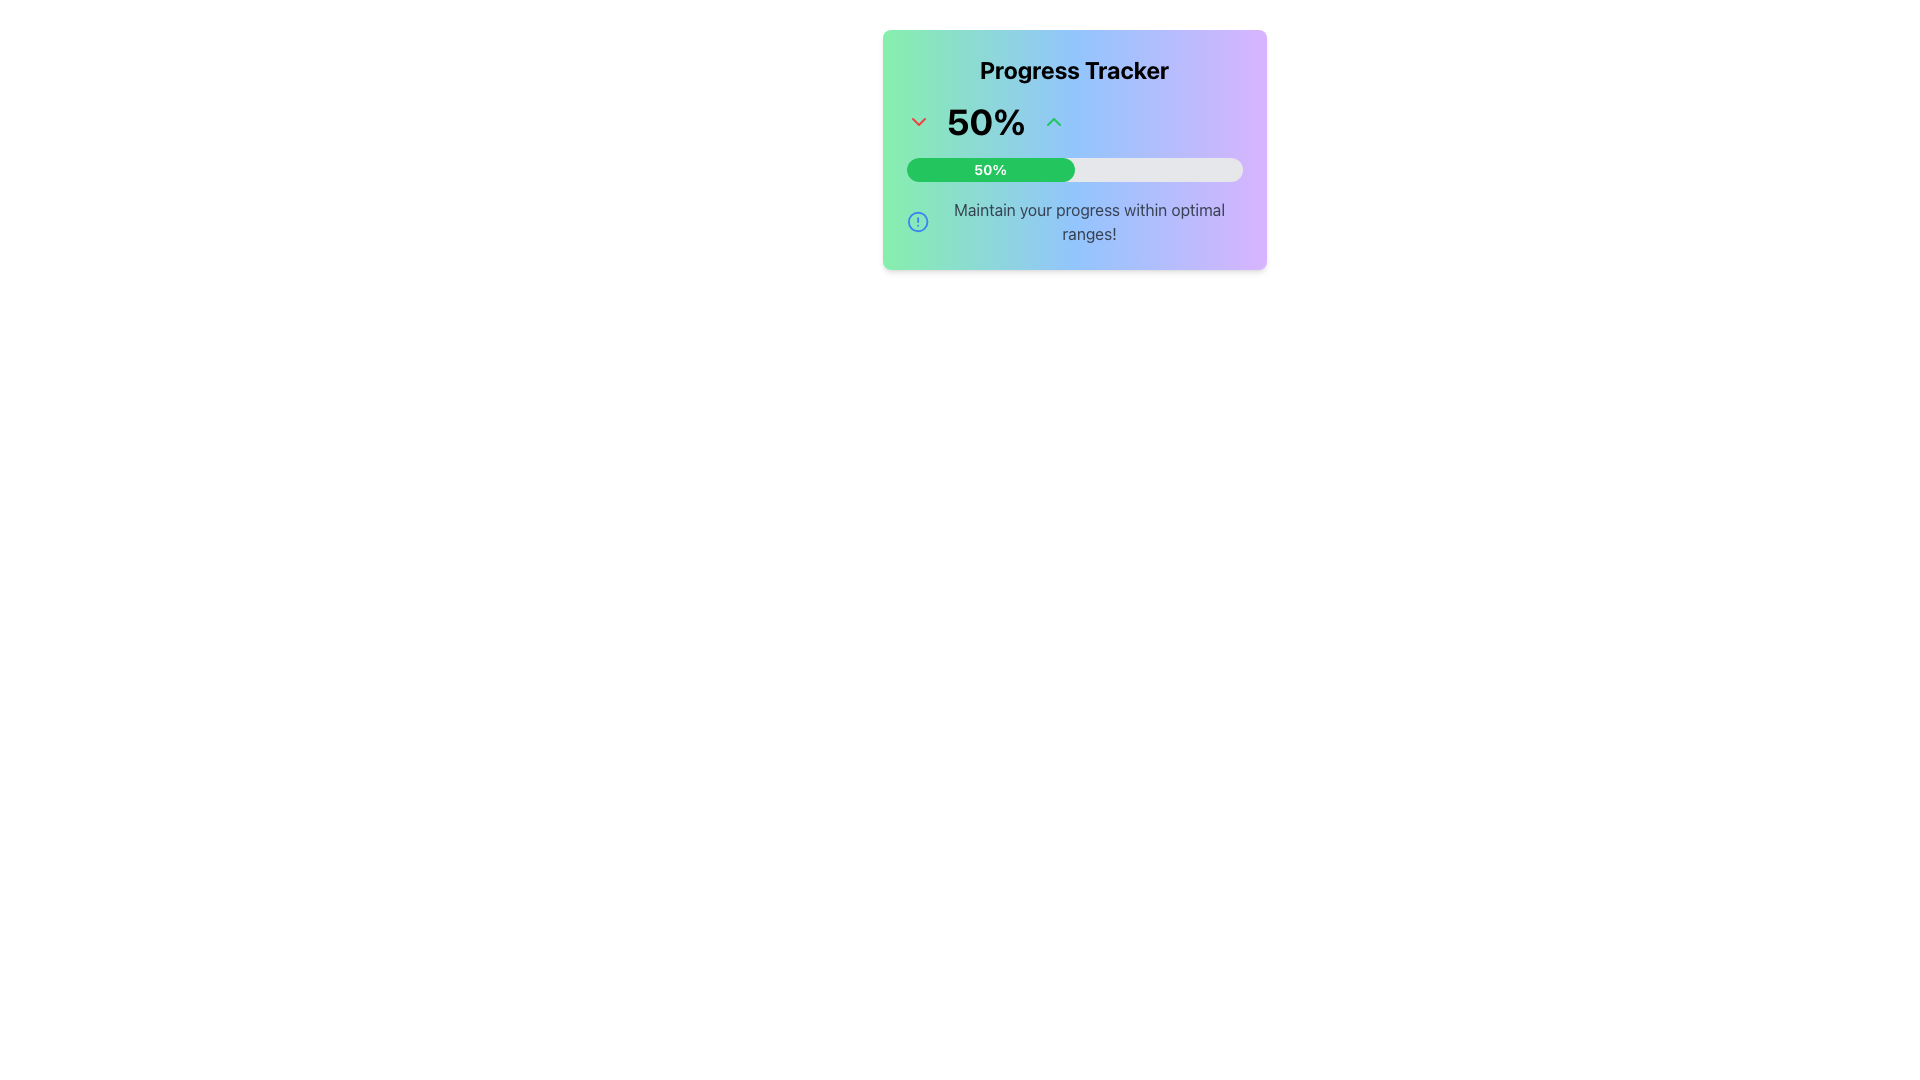  What do you see at coordinates (917, 122) in the screenshot?
I see `the Dropdown Icon located immediately to the left of the '50%' text` at bounding box center [917, 122].